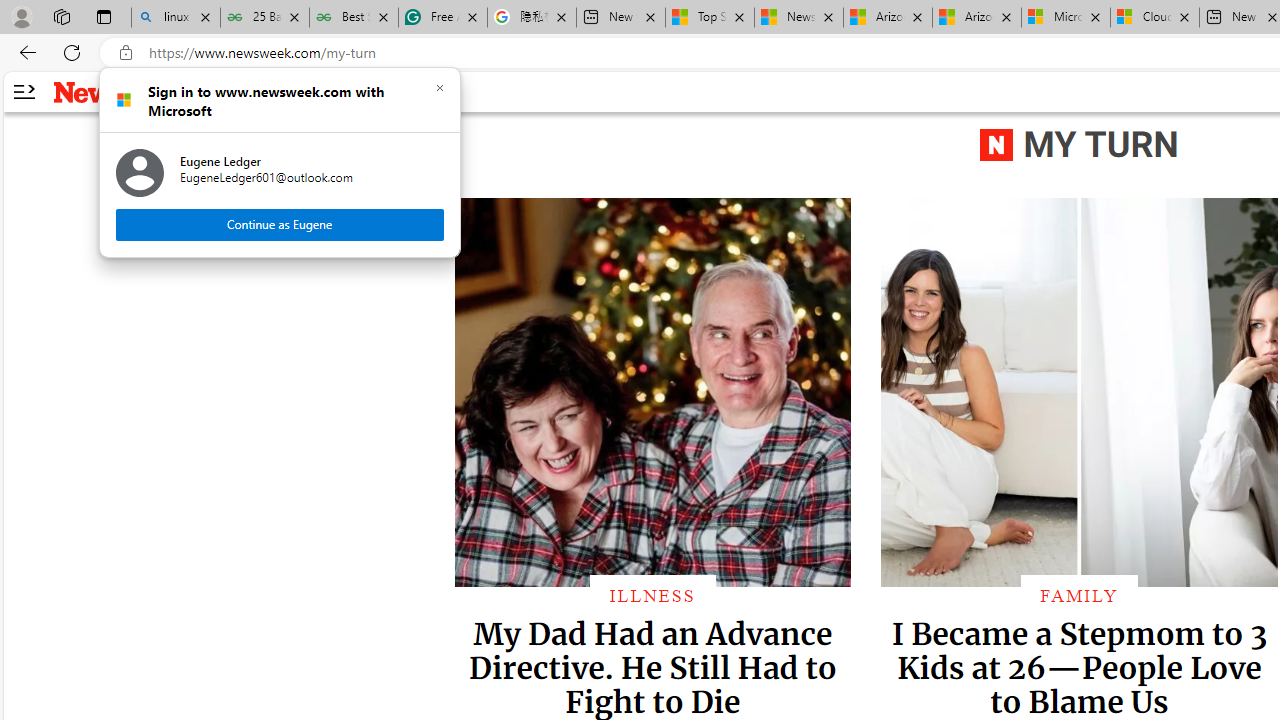 Image resolution: width=1280 pixels, height=720 pixels. What do you see at coordinates (279, 225) in the screenshot?
I see `'Continue as Eugene'` at bounding box center [279, 225].